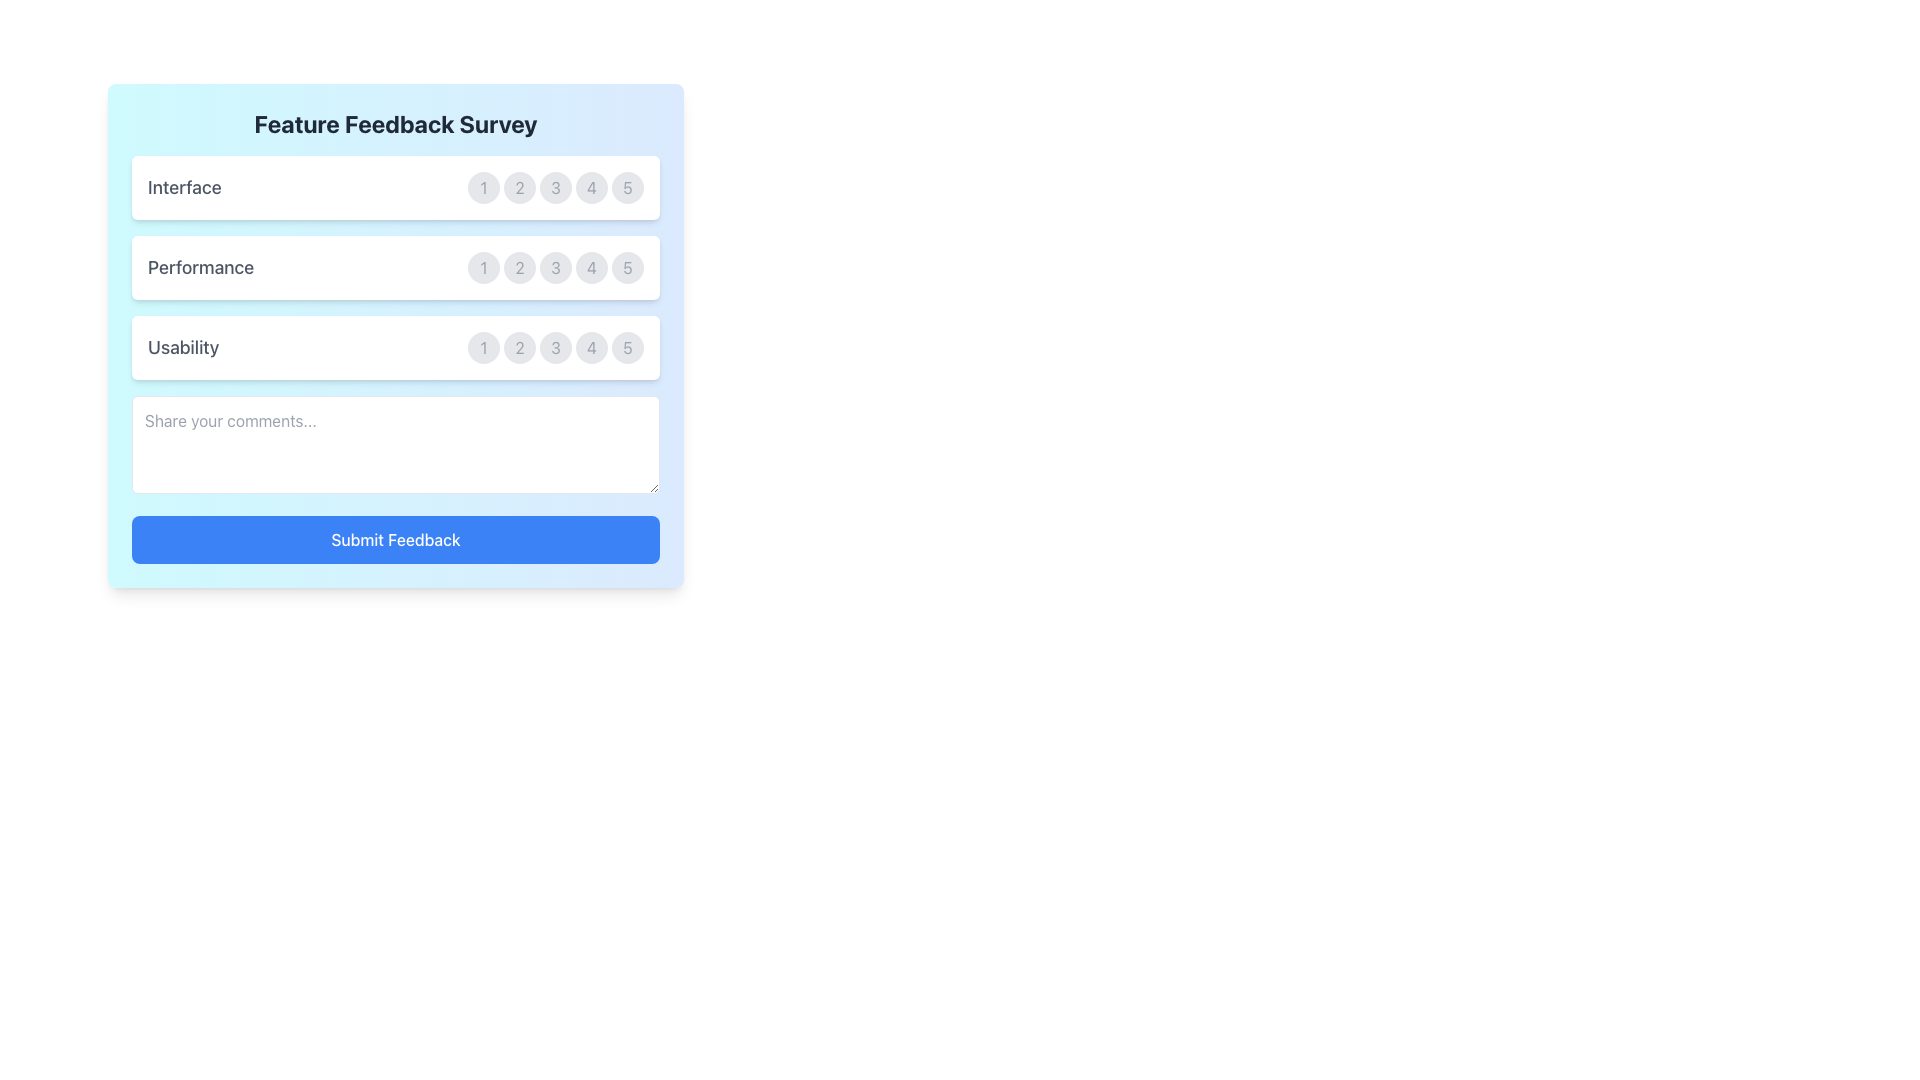  Describe the element at coordinates (590, 188) in the screenshot. I see `the circular button with a light gray background and a darker gray numeral '4' centered within` at that location.